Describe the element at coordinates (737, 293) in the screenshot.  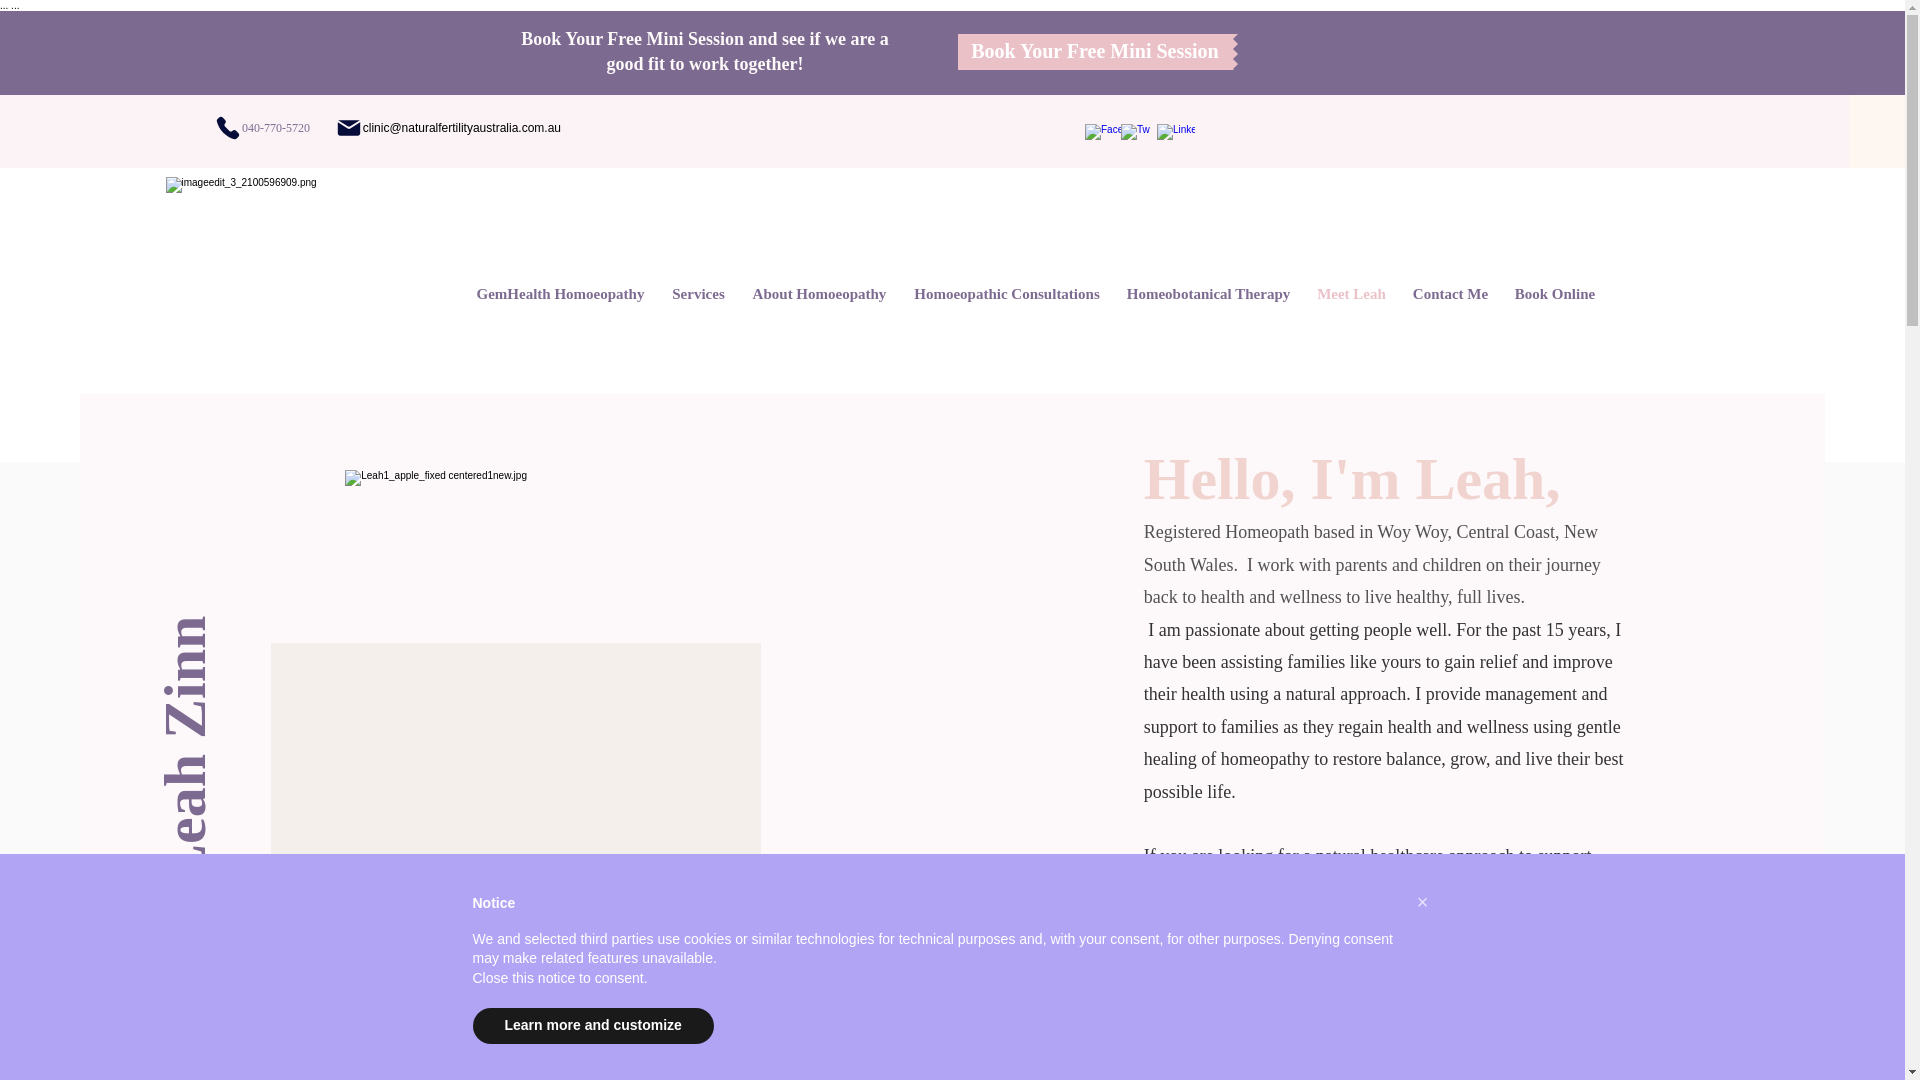
I see `'About Homoeopathy'` at that location.